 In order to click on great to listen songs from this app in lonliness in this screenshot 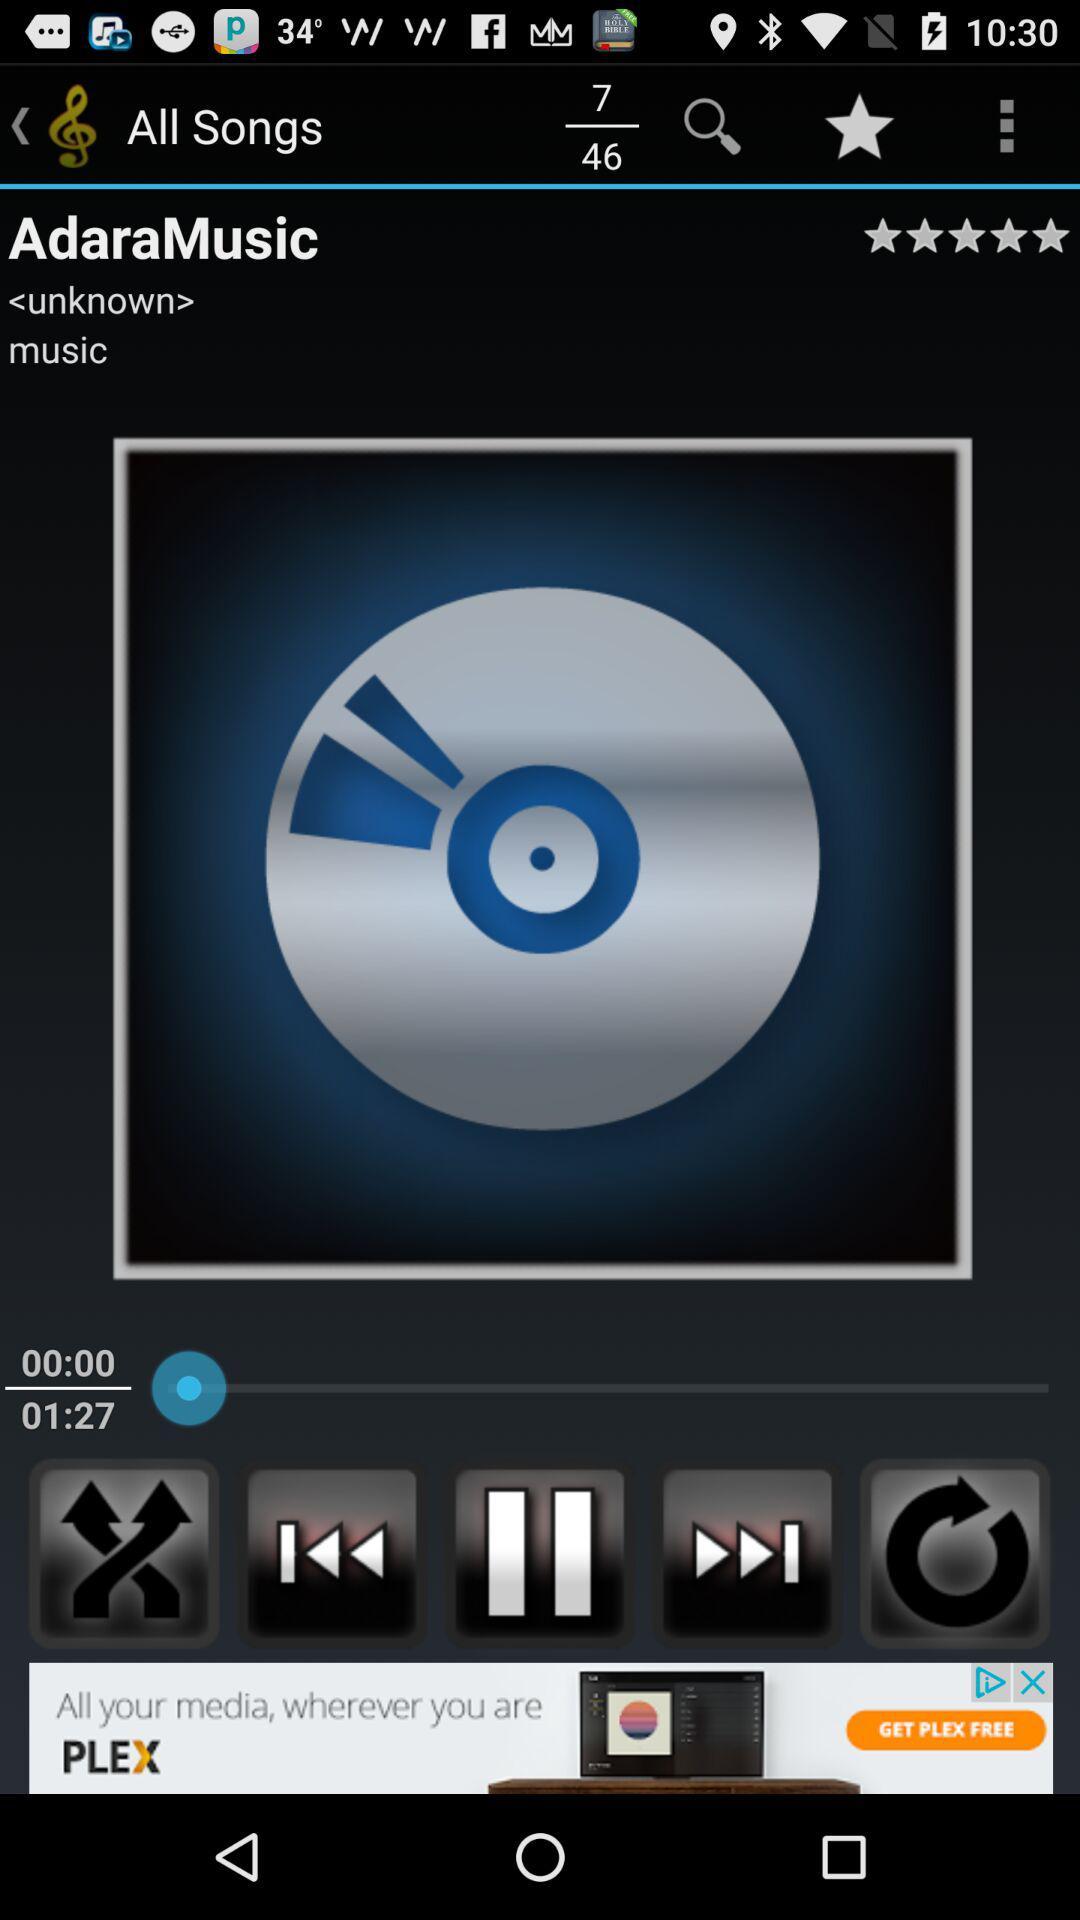, I will do `click(124, 1552)`.